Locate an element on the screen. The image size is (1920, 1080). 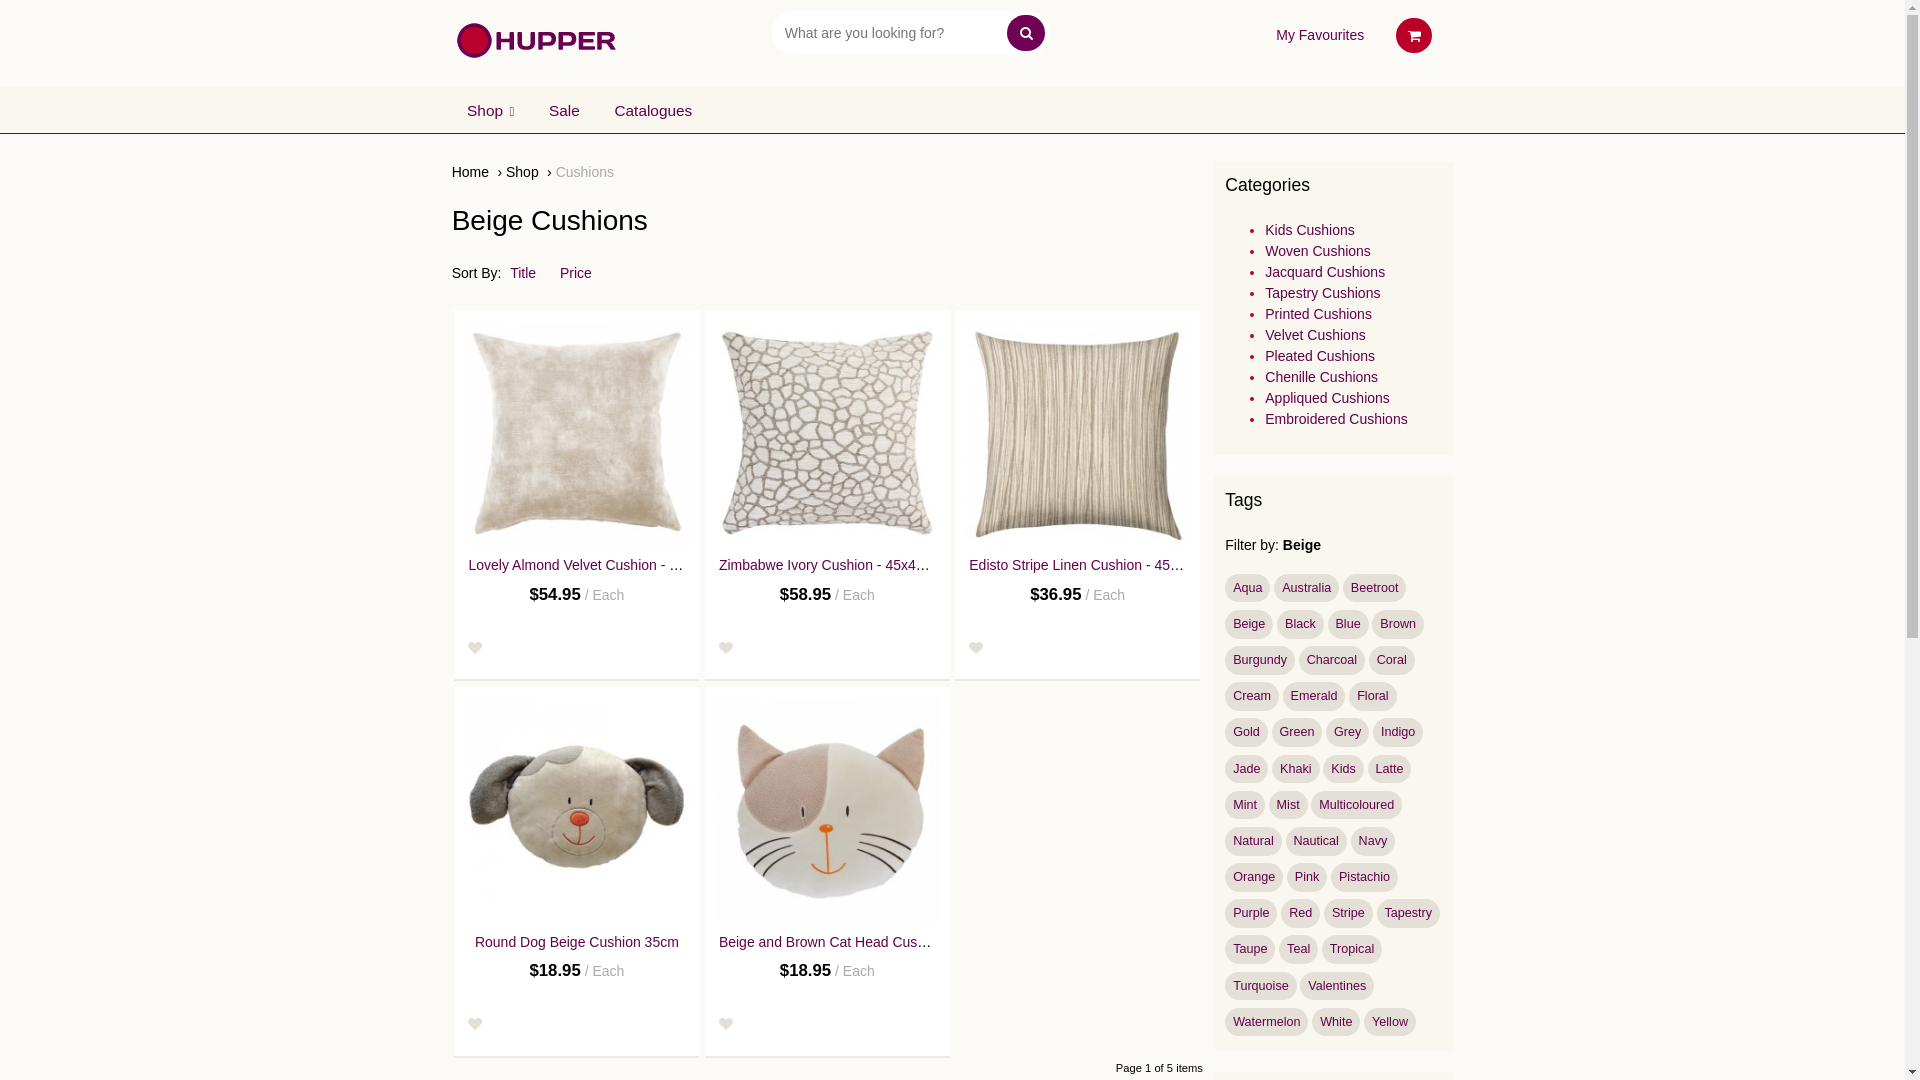
'Beetroot' is located at coordinates (1373, 587).